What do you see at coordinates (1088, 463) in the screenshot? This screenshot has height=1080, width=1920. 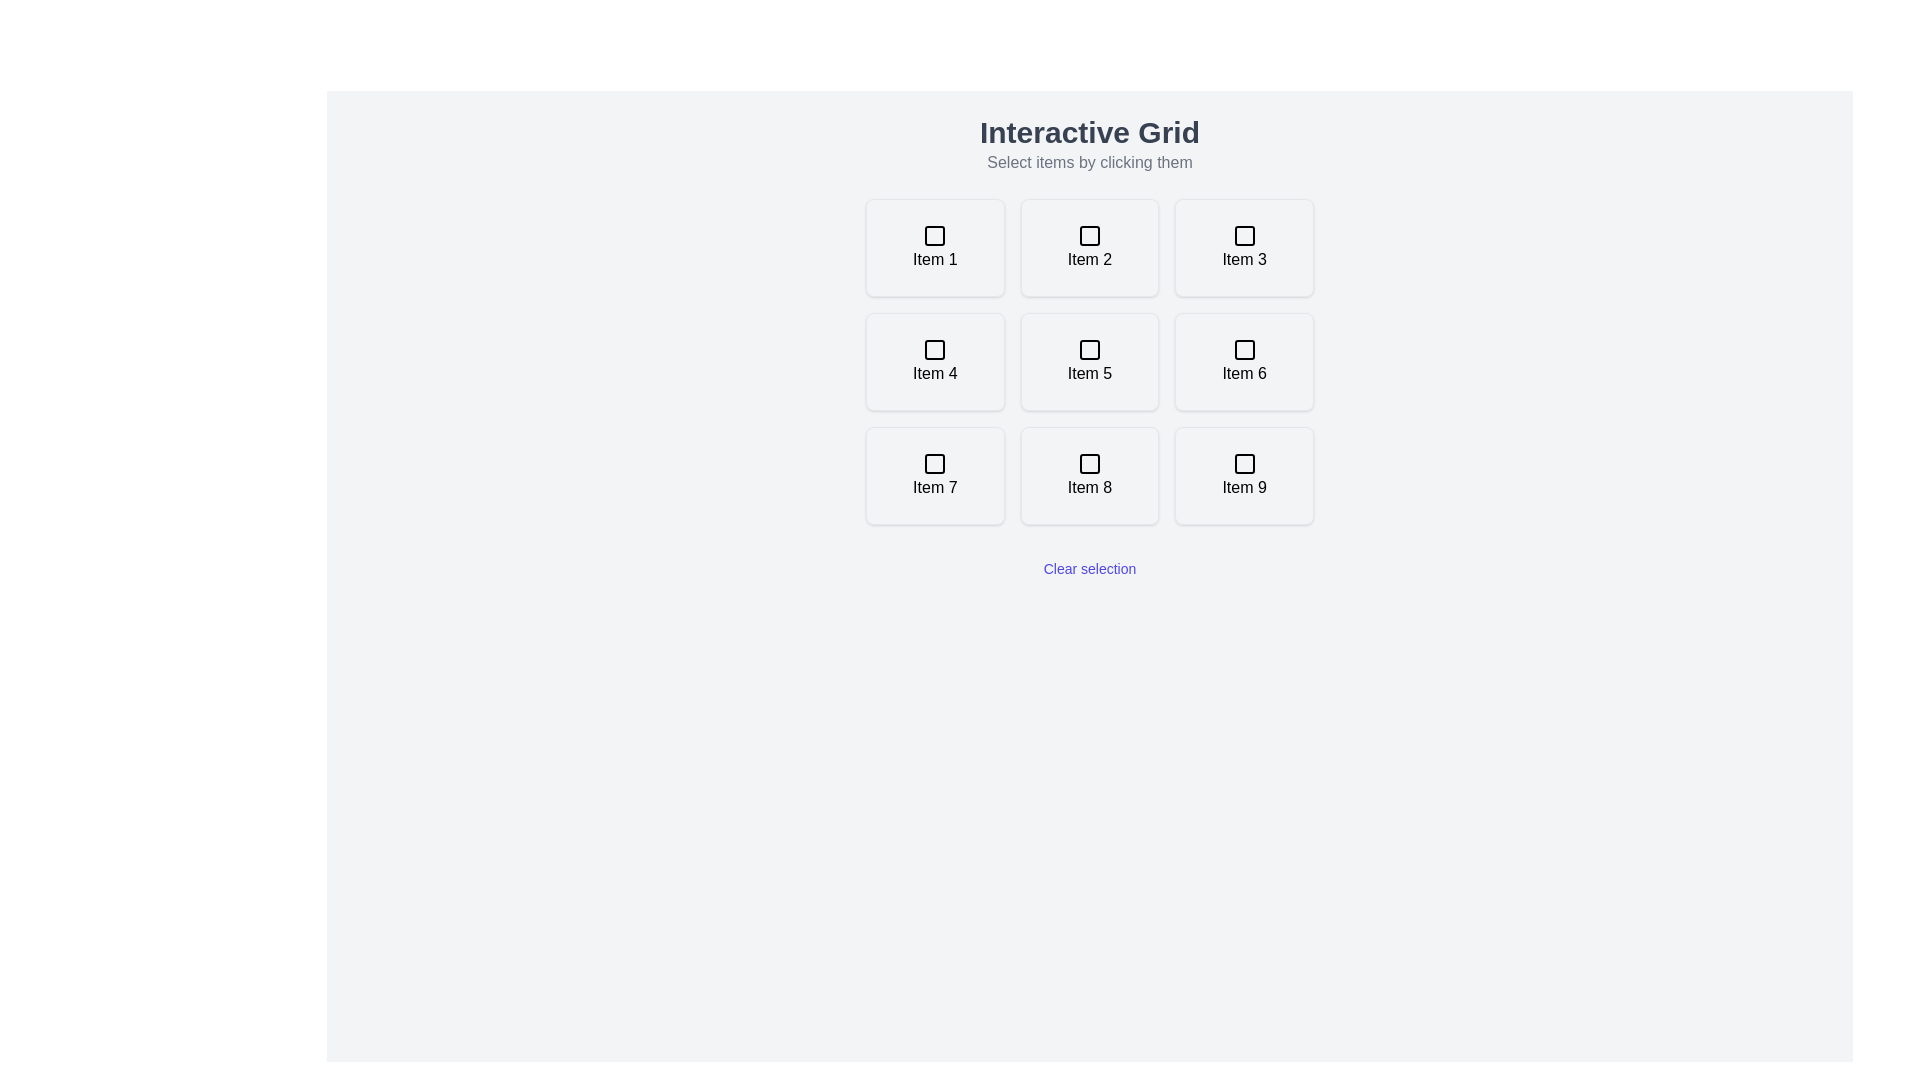 I see `the 'Item 8' icon in the grid` at bounding box center [1088, 463].